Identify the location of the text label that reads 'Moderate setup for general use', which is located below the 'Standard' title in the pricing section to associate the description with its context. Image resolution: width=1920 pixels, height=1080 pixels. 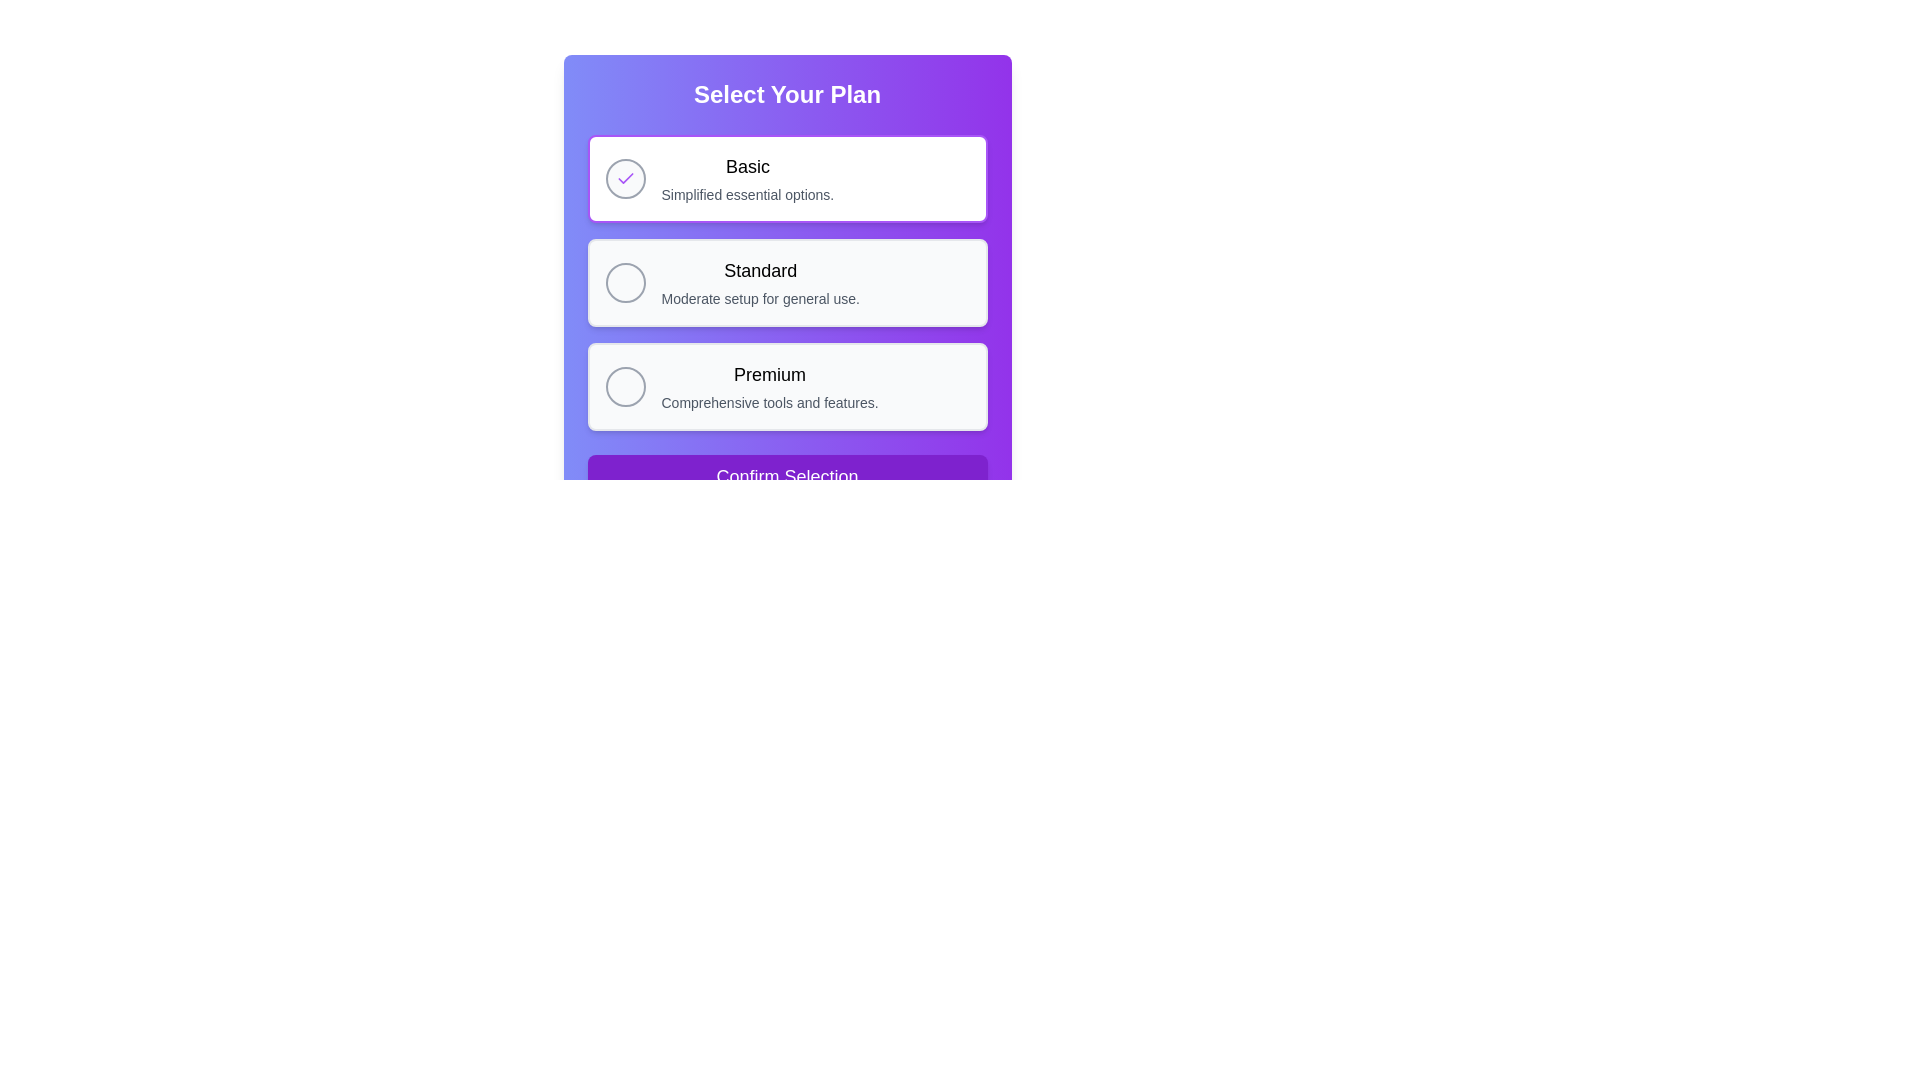
(759, 299).